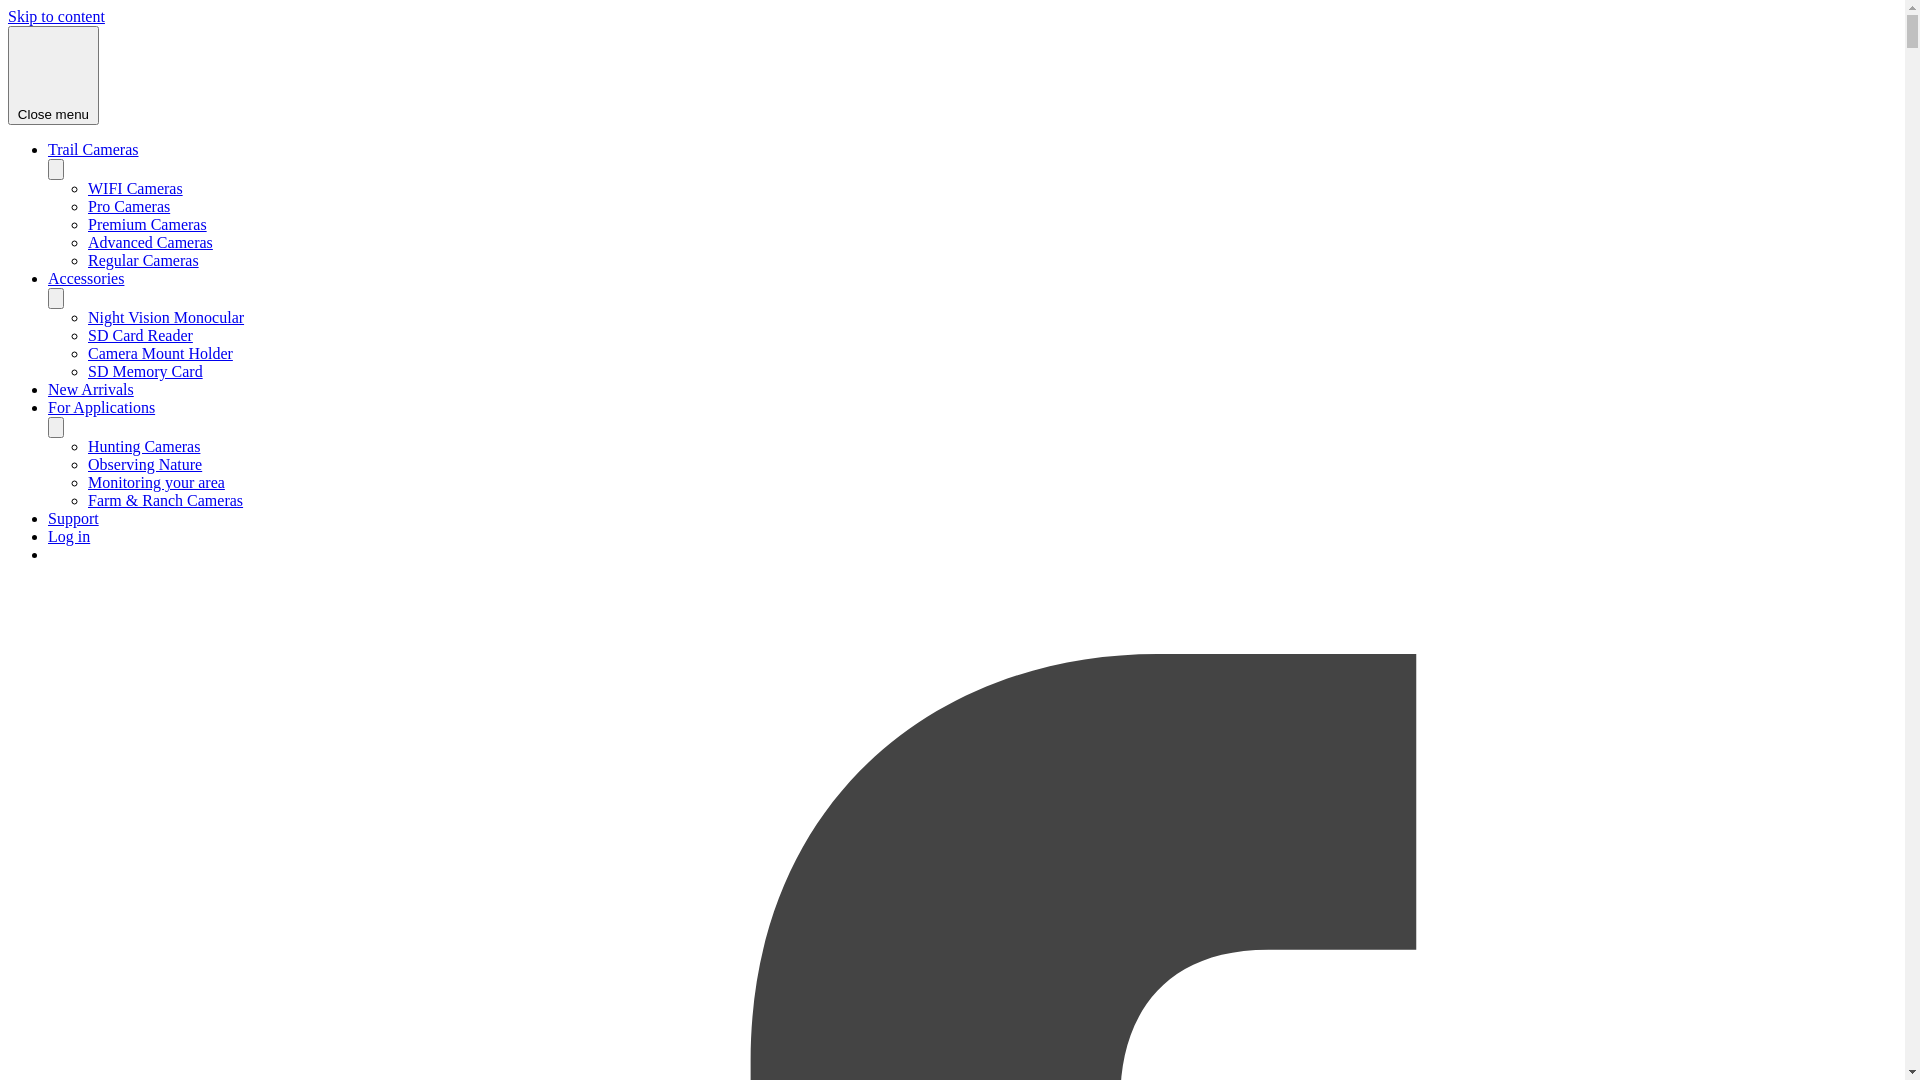  What do you see at coordinates (139, 334) in the screenshot?
I see `'SD Card Reader'` at bounding box center [139, 334].